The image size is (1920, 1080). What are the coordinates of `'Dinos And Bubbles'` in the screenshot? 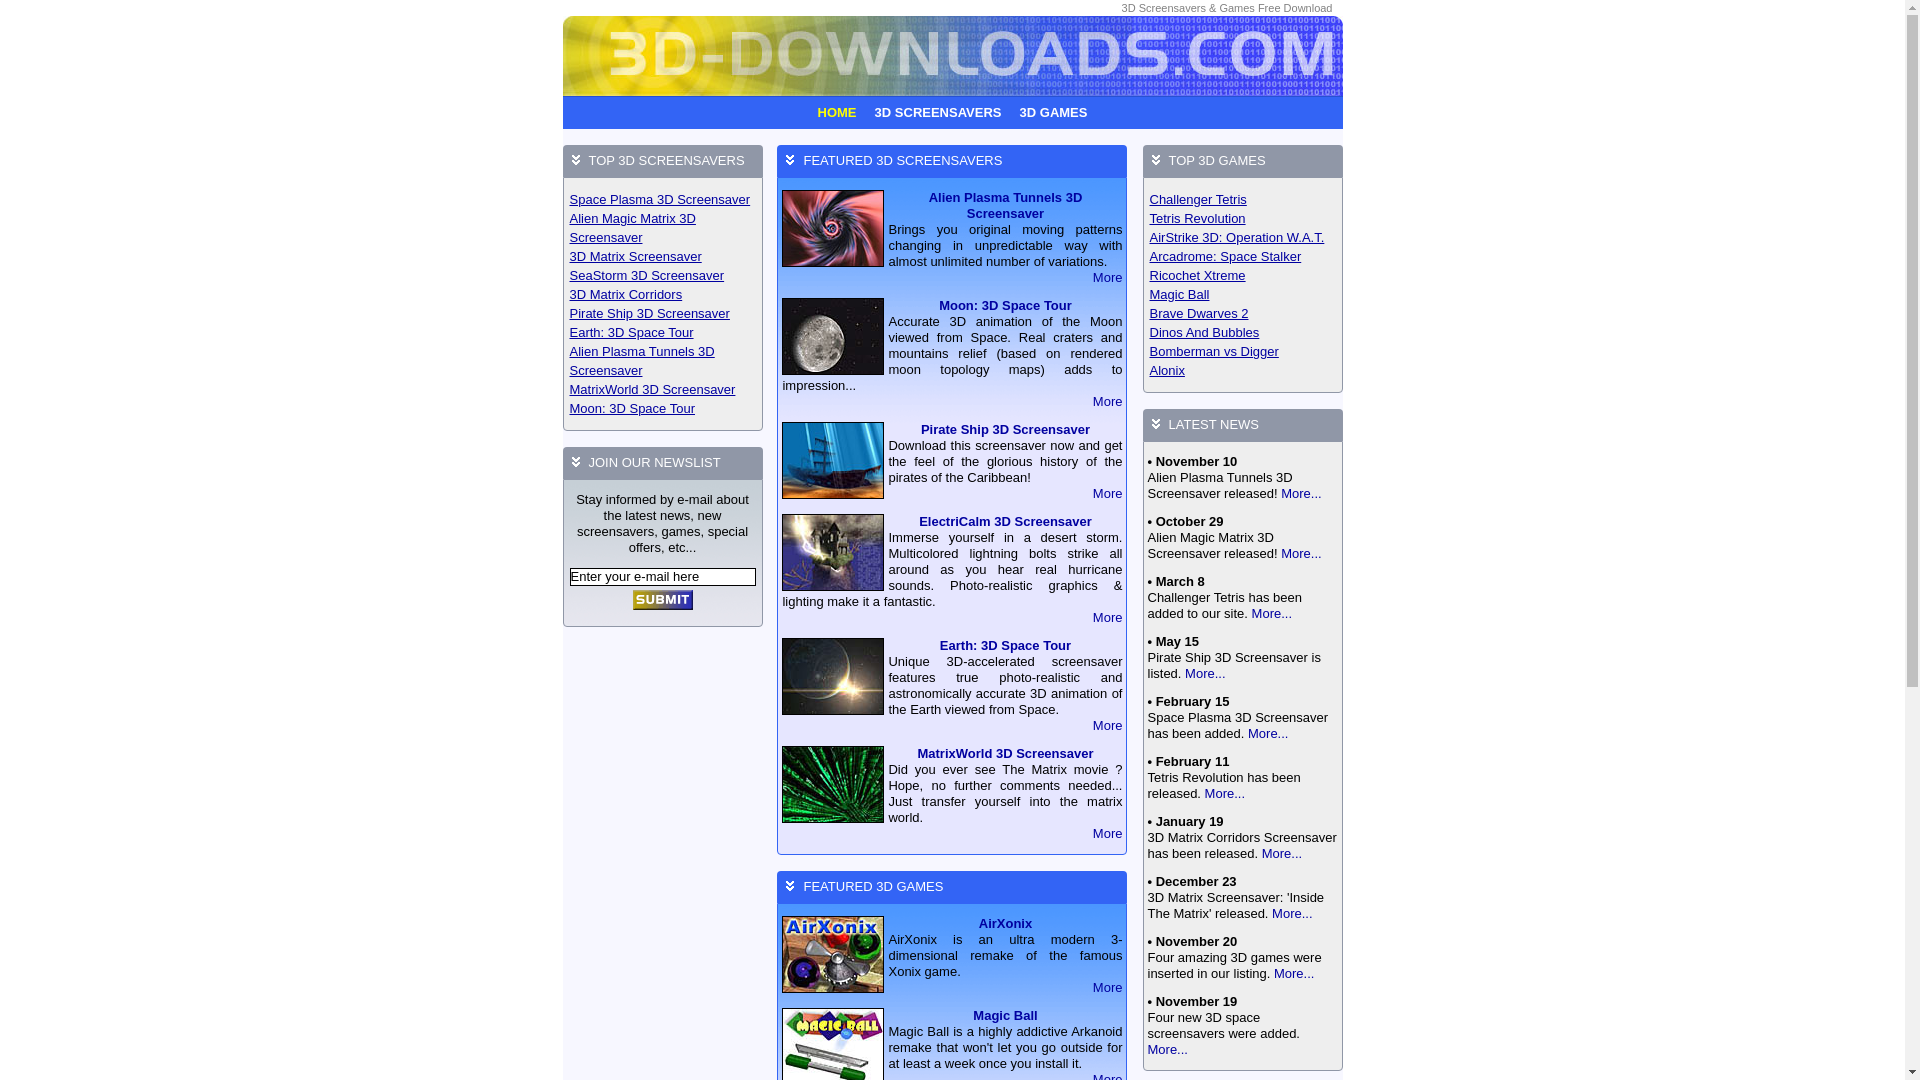 It's located at (1242, 331).